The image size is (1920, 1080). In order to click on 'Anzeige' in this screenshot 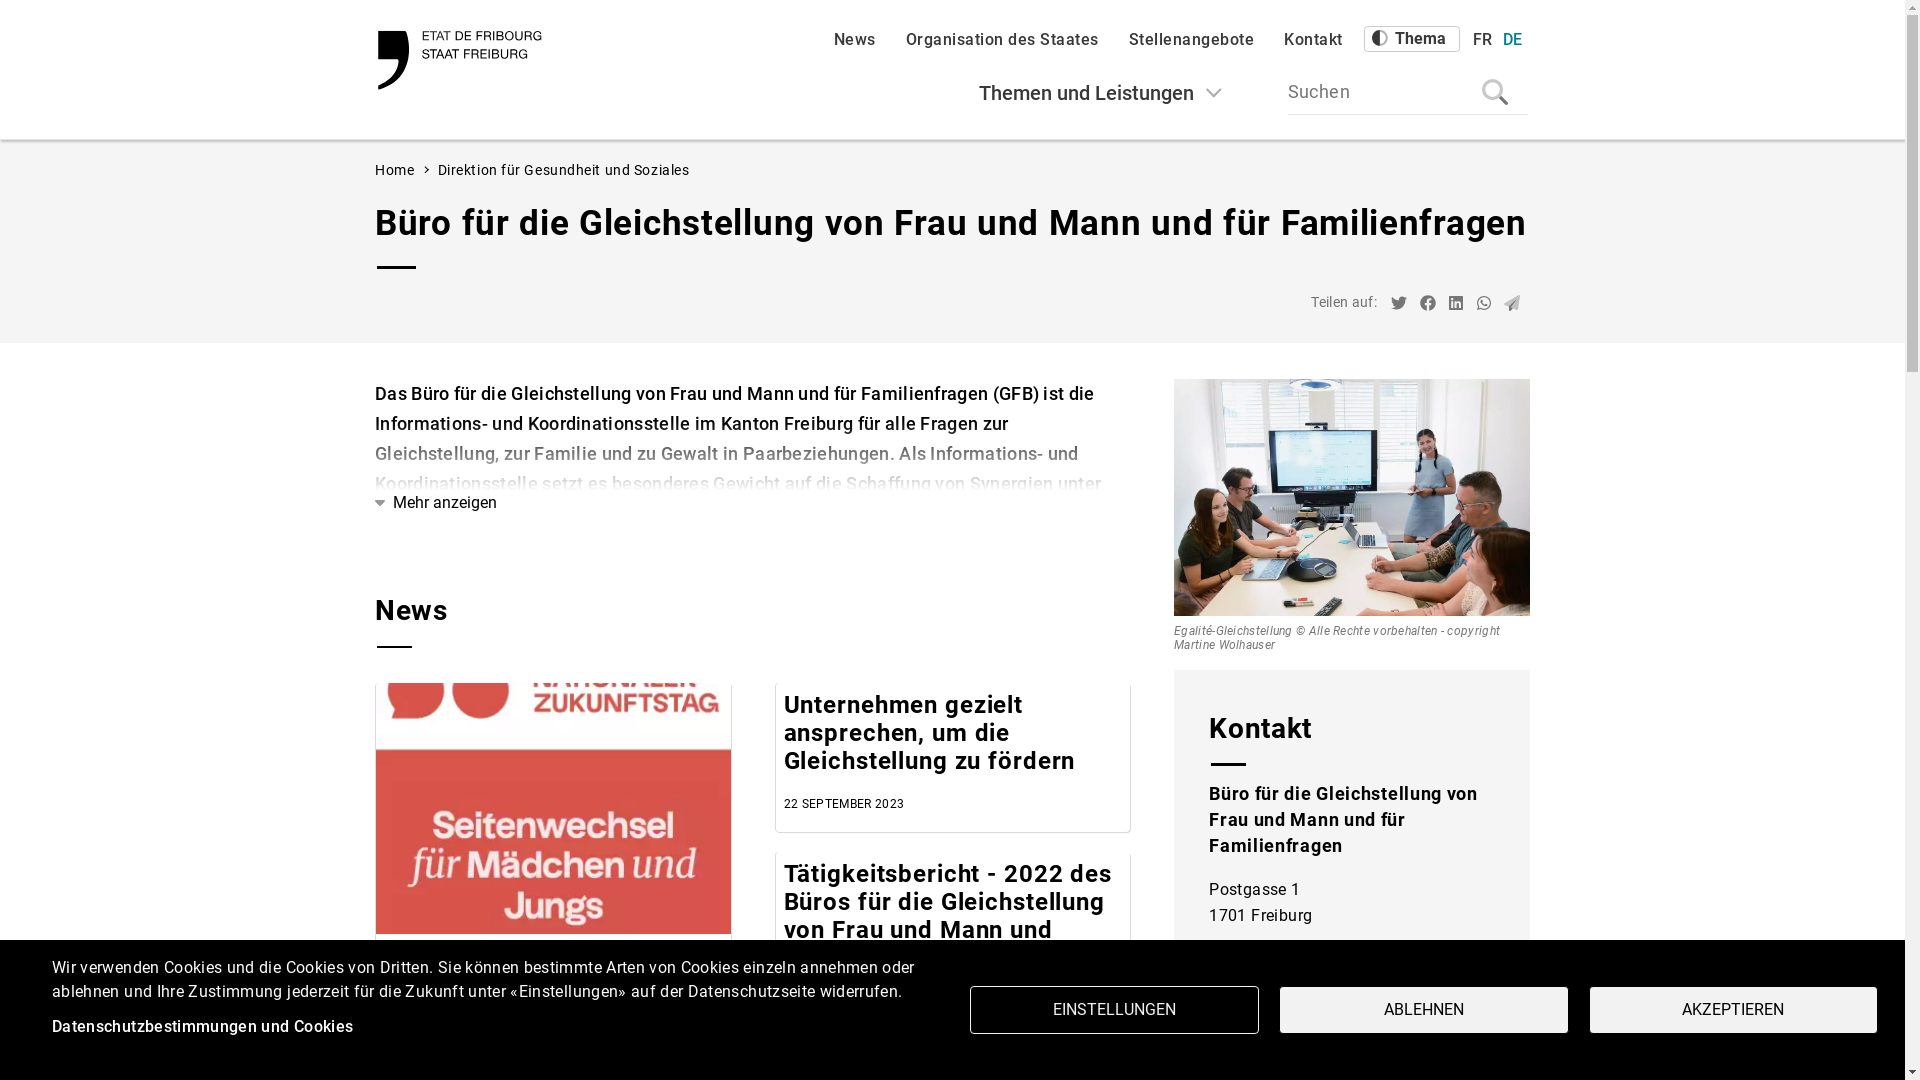, I will do `click(1847, 1042)`.